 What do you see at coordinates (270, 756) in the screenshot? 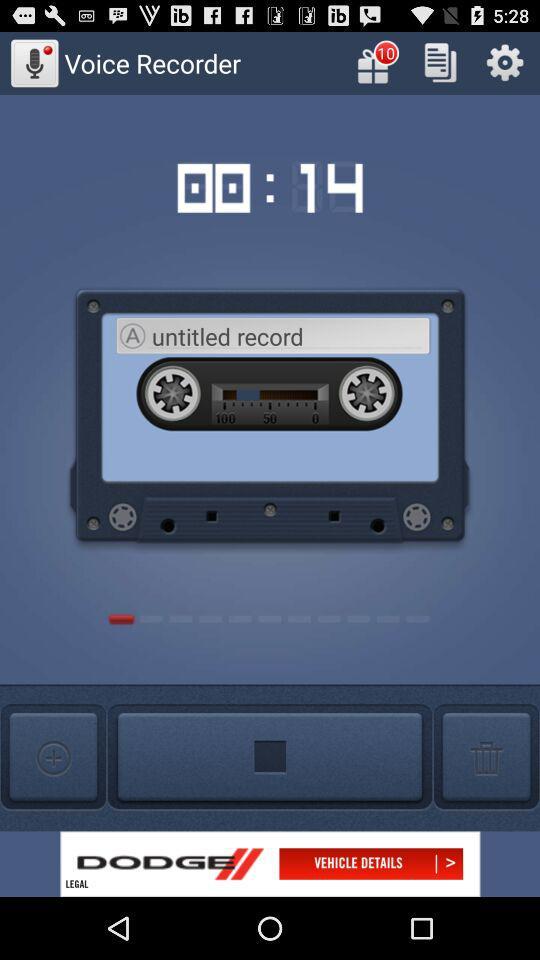
I see `stop button which is above dodge on the page` at bounding box center [270, 756].